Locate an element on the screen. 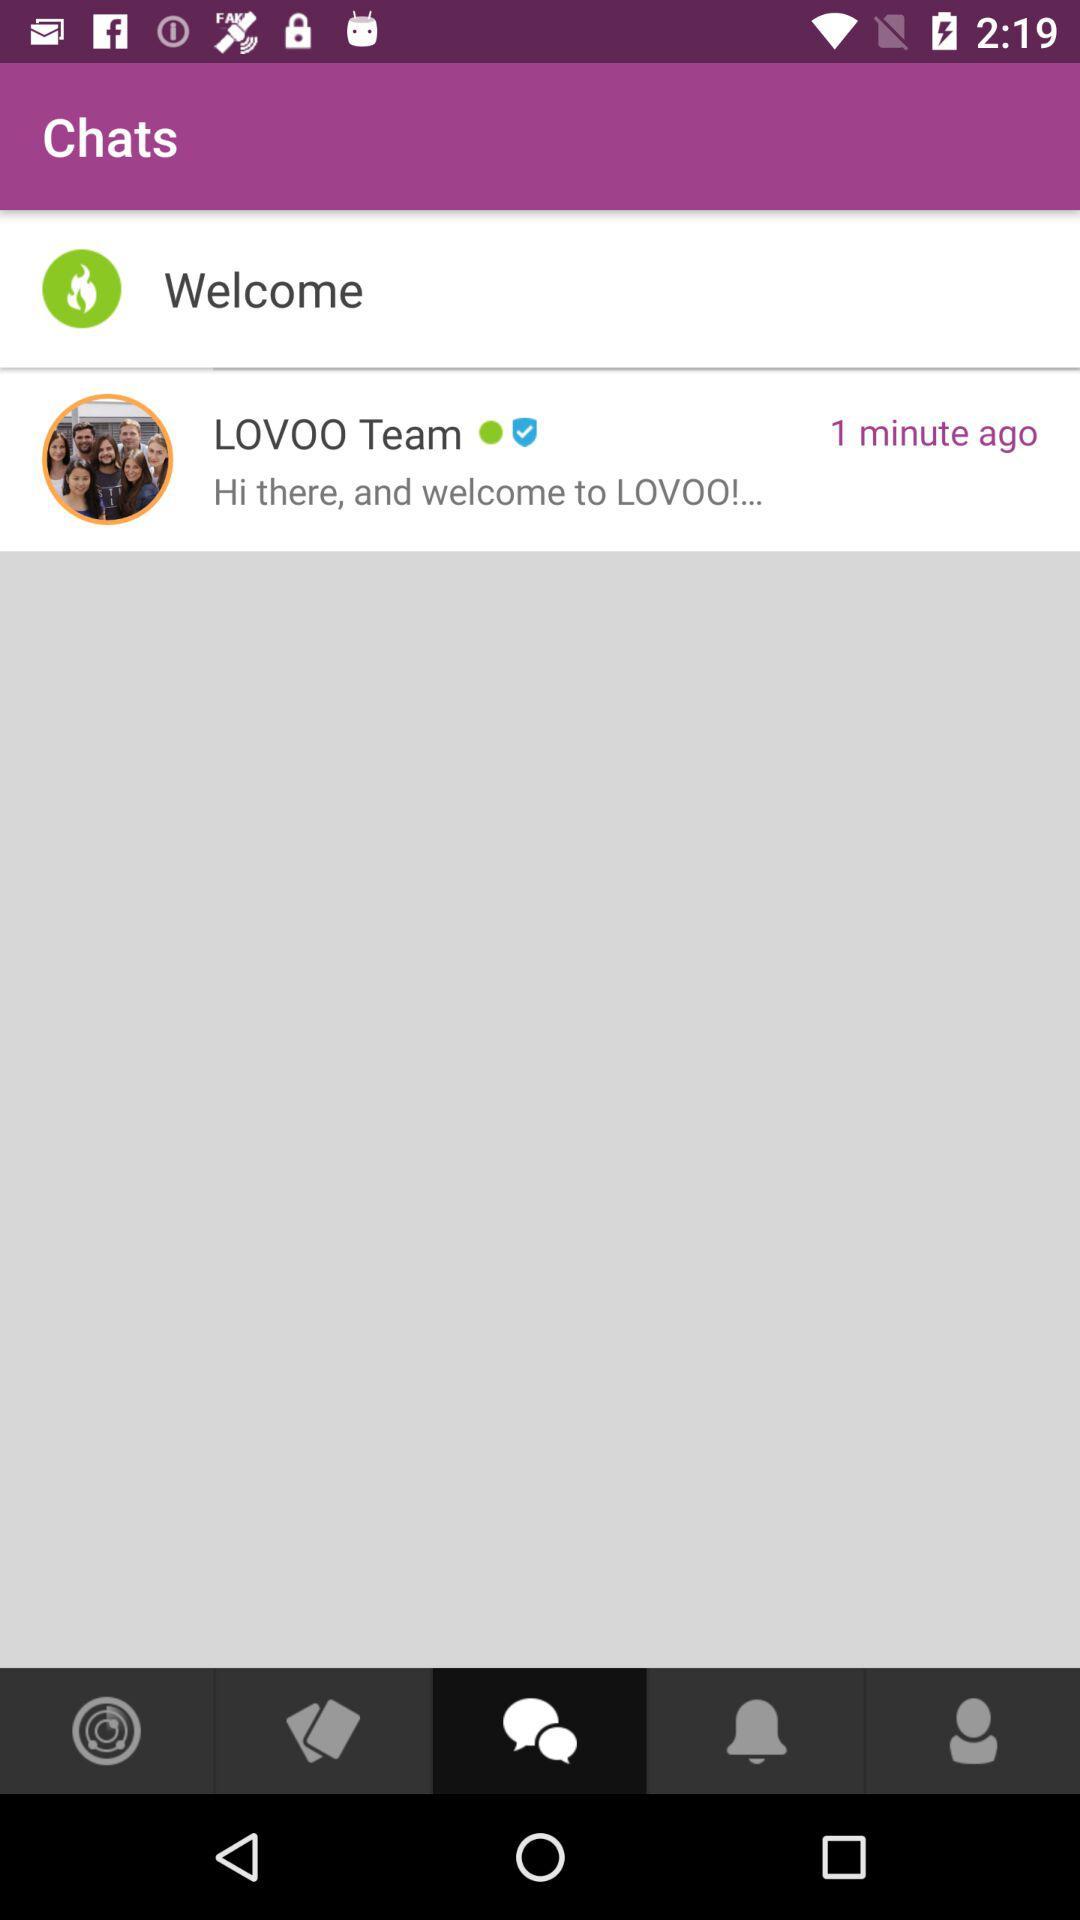 This screenshot has width=1080, height=1920. open your profile is located at coordinates (972, 1730).